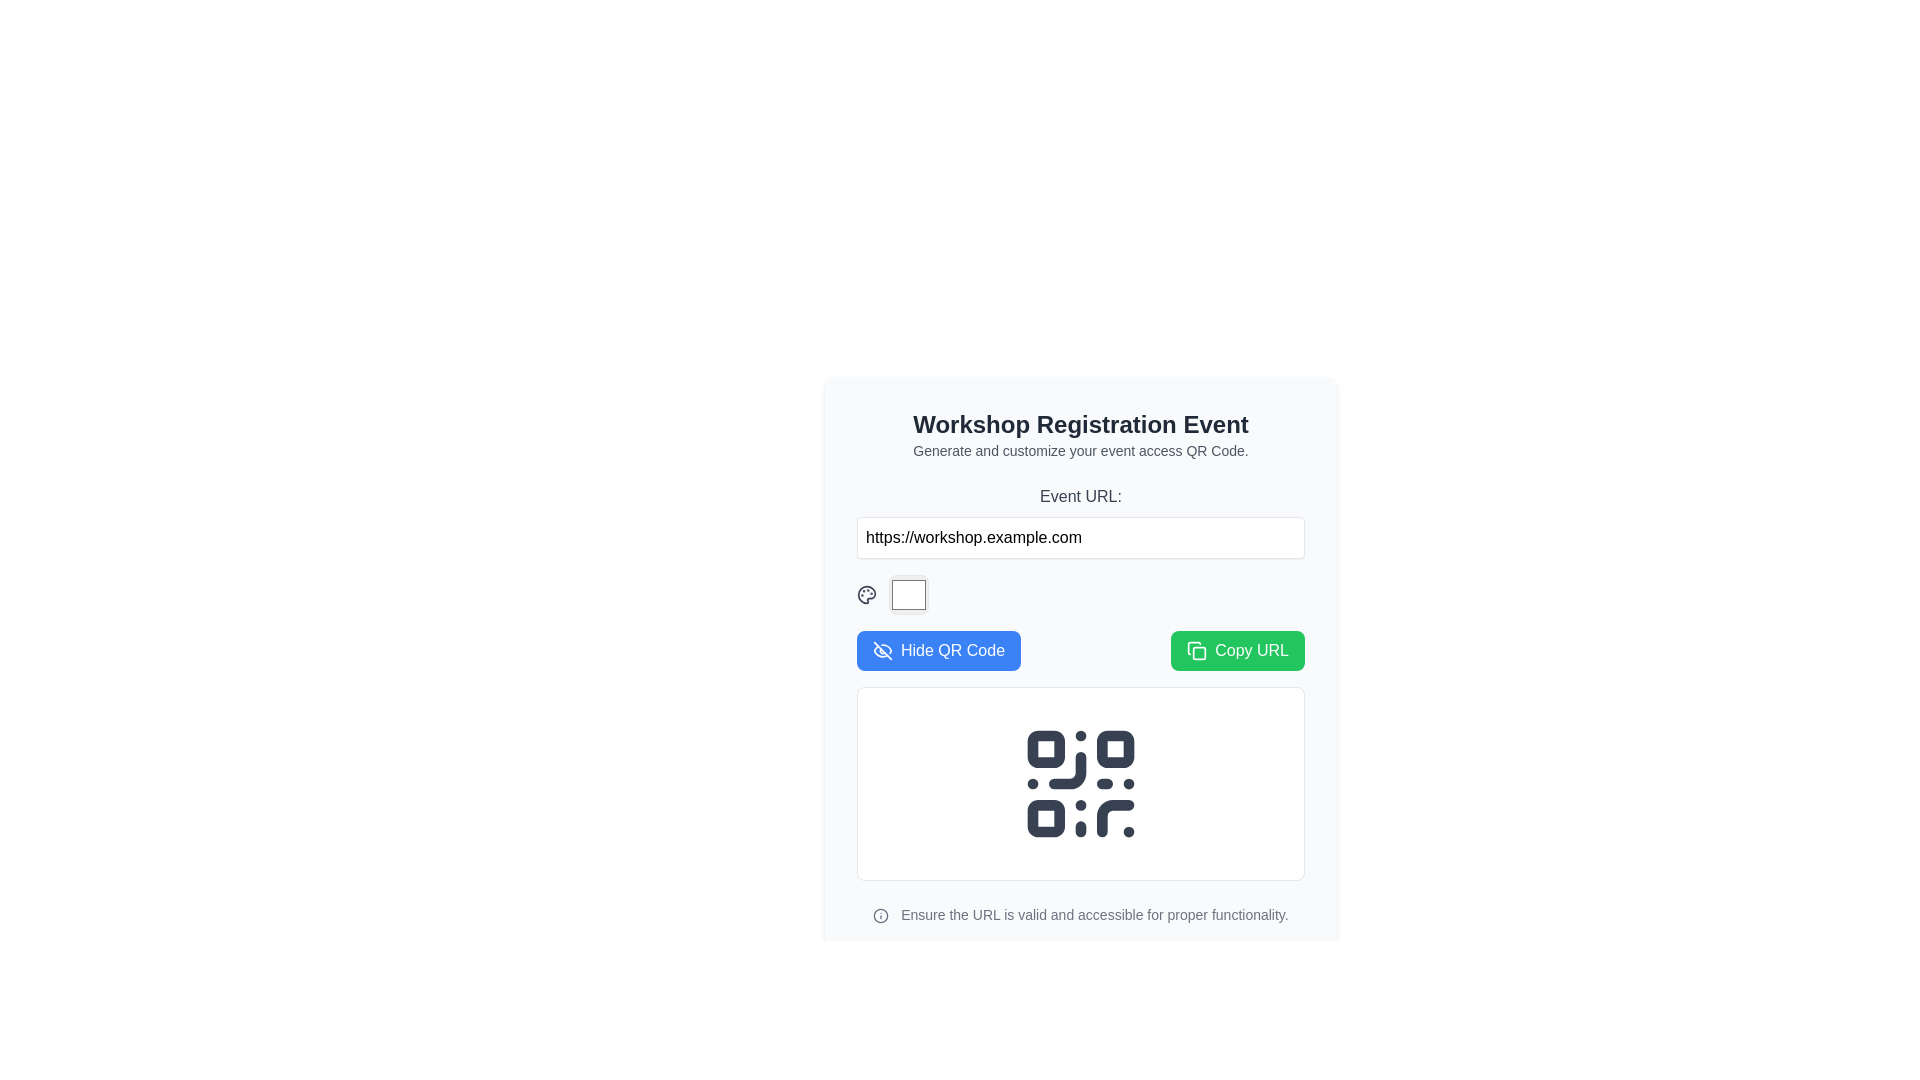 The height and width of the screenshot is (1080, 1920). I want to click on the 'Hide QR Code' button which contains the eye-off icon, located to the left of the button's text label, so click(882, 651).